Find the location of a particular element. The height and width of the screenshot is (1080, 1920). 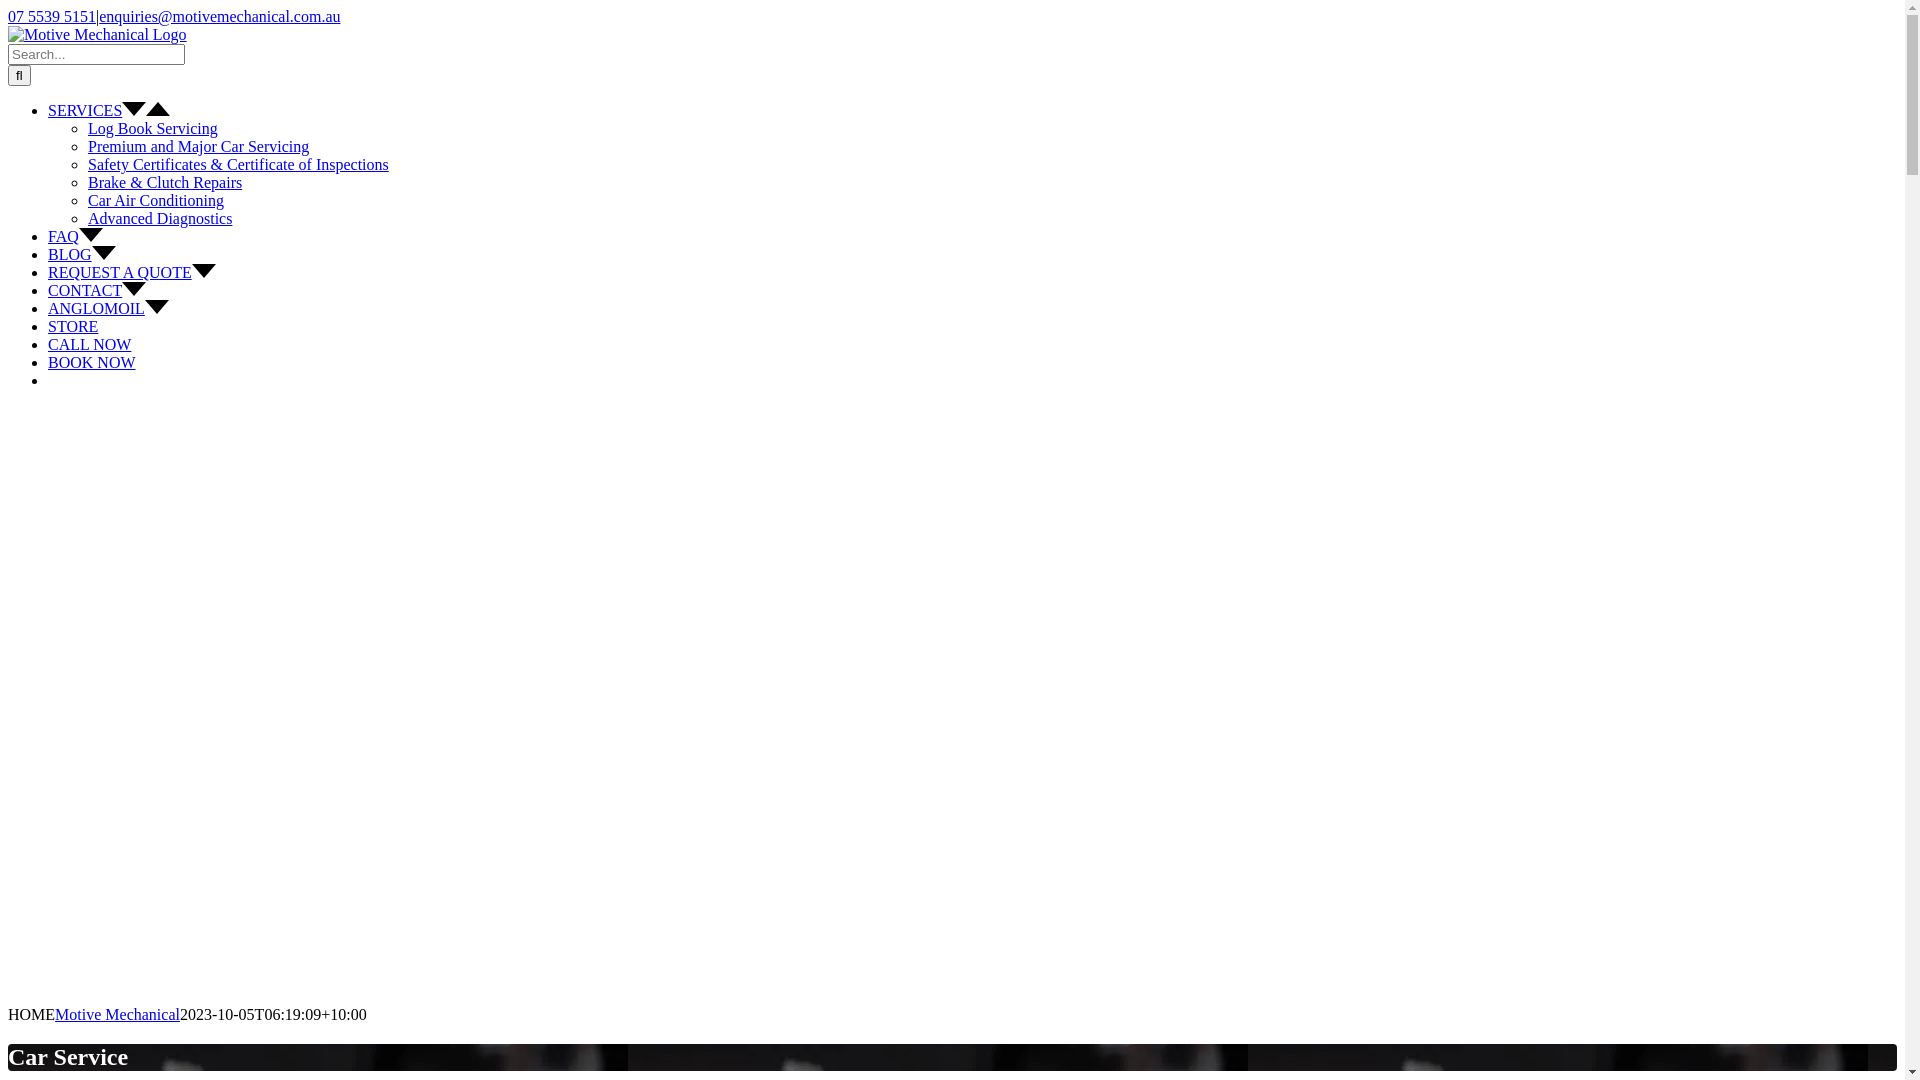

'STORE' is located at coordinates (72, 325).